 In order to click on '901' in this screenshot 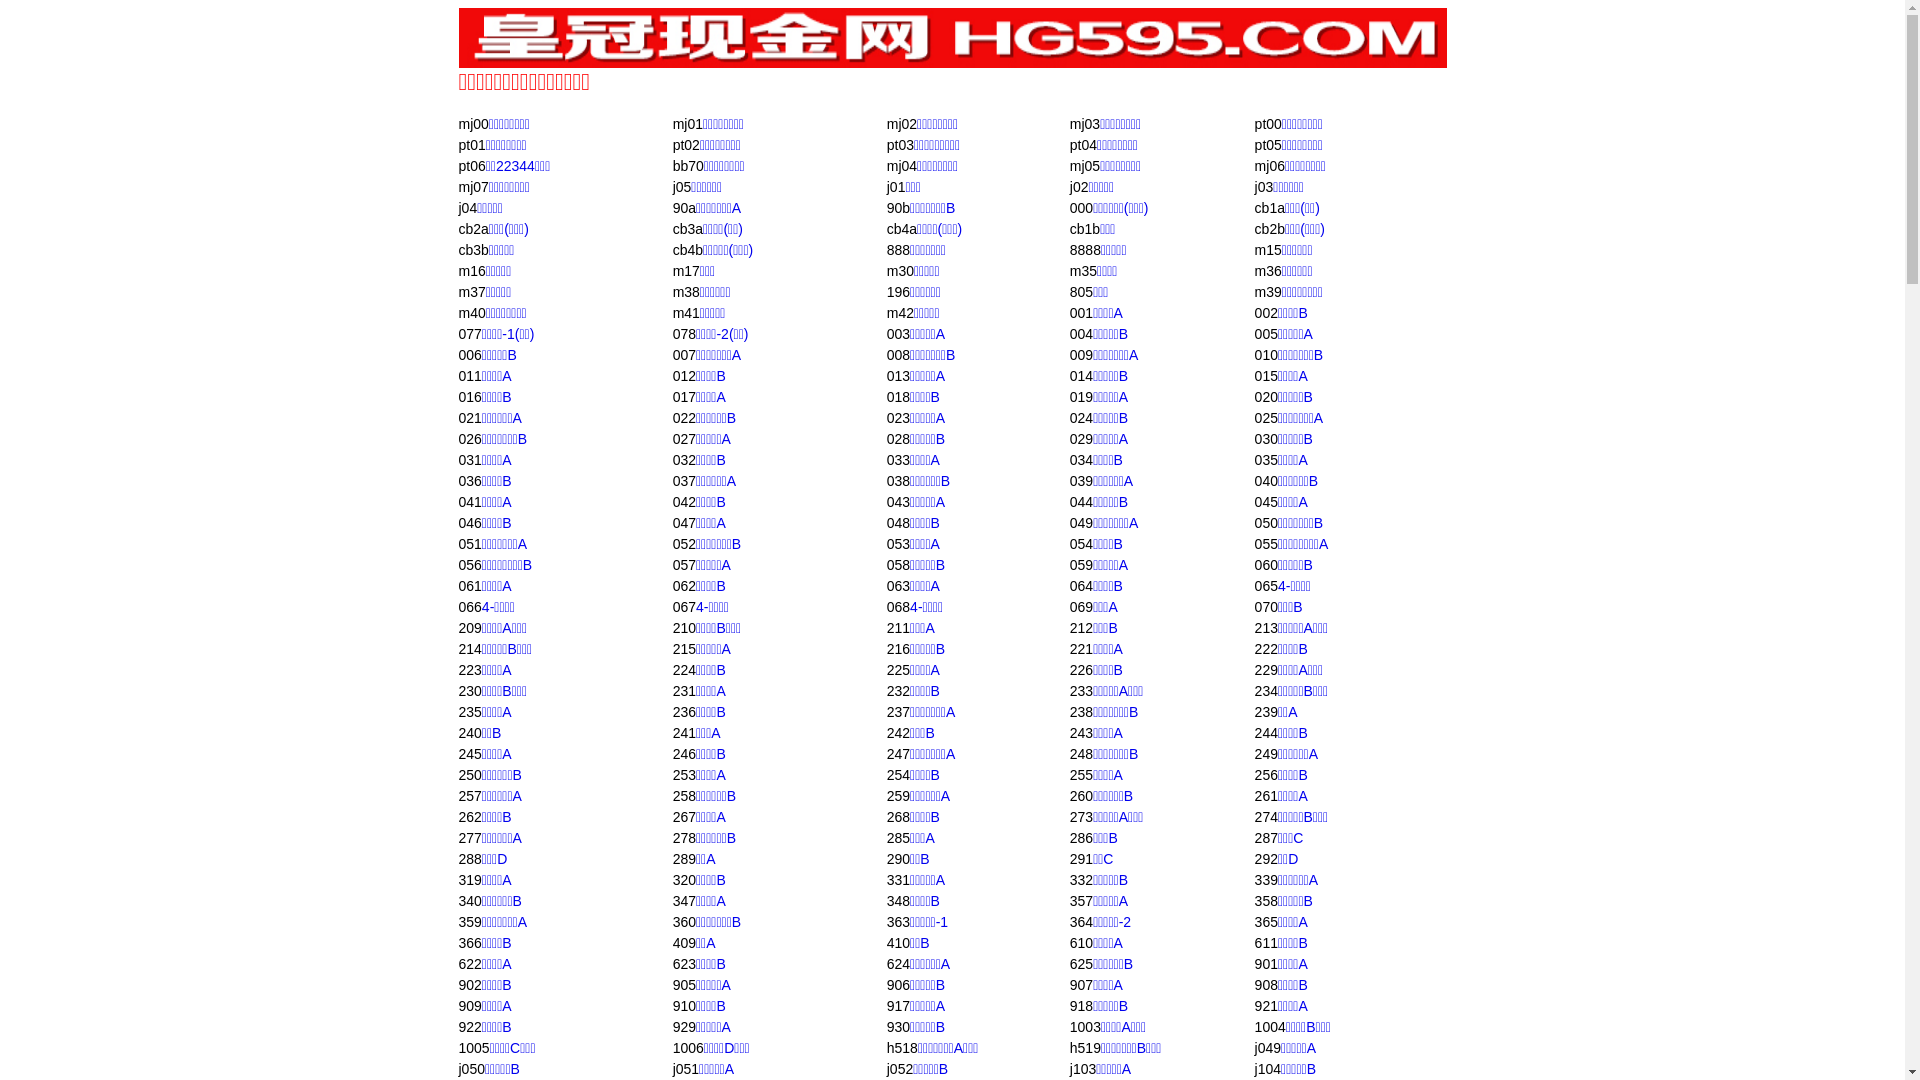, I will do `click(1265, 963)`.